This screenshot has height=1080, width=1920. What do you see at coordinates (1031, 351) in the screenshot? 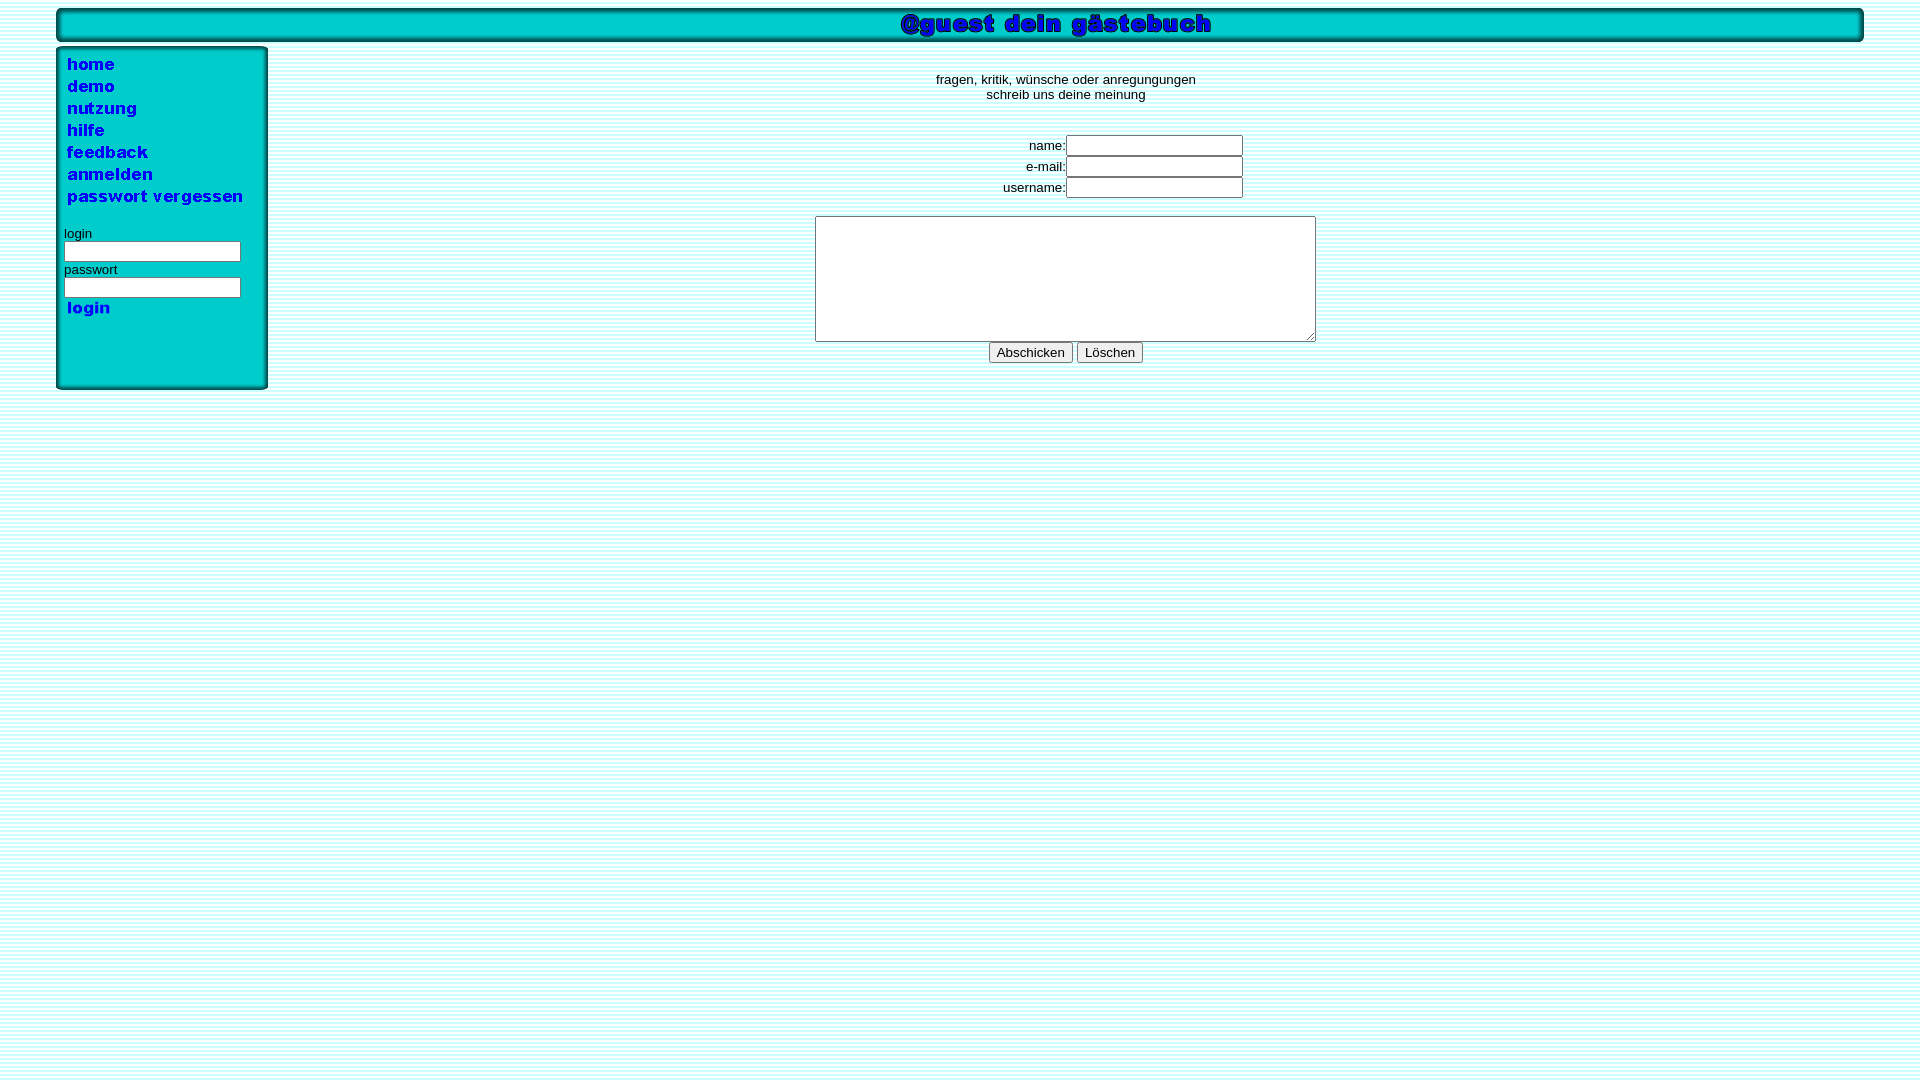
I see `'Abschicken'` at bounding box center [1031, 351].